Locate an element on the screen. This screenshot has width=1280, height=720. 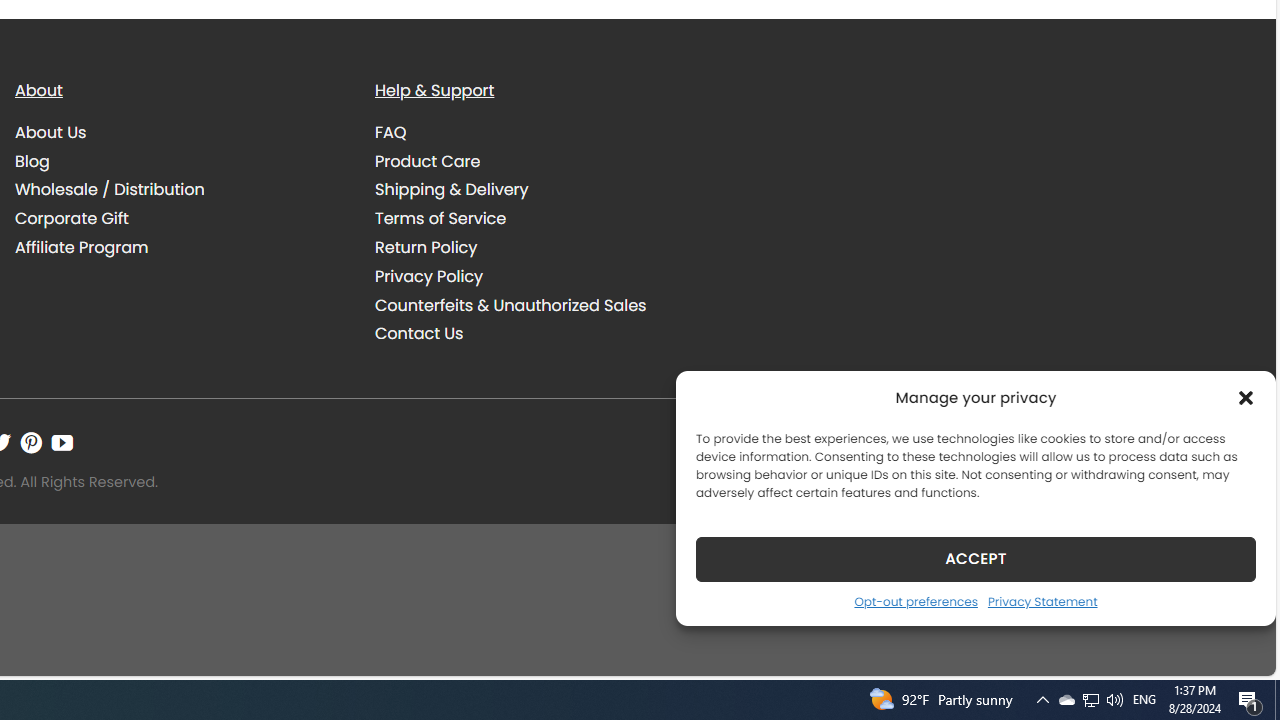
'FAQ' is located at coordinates (540, 132).